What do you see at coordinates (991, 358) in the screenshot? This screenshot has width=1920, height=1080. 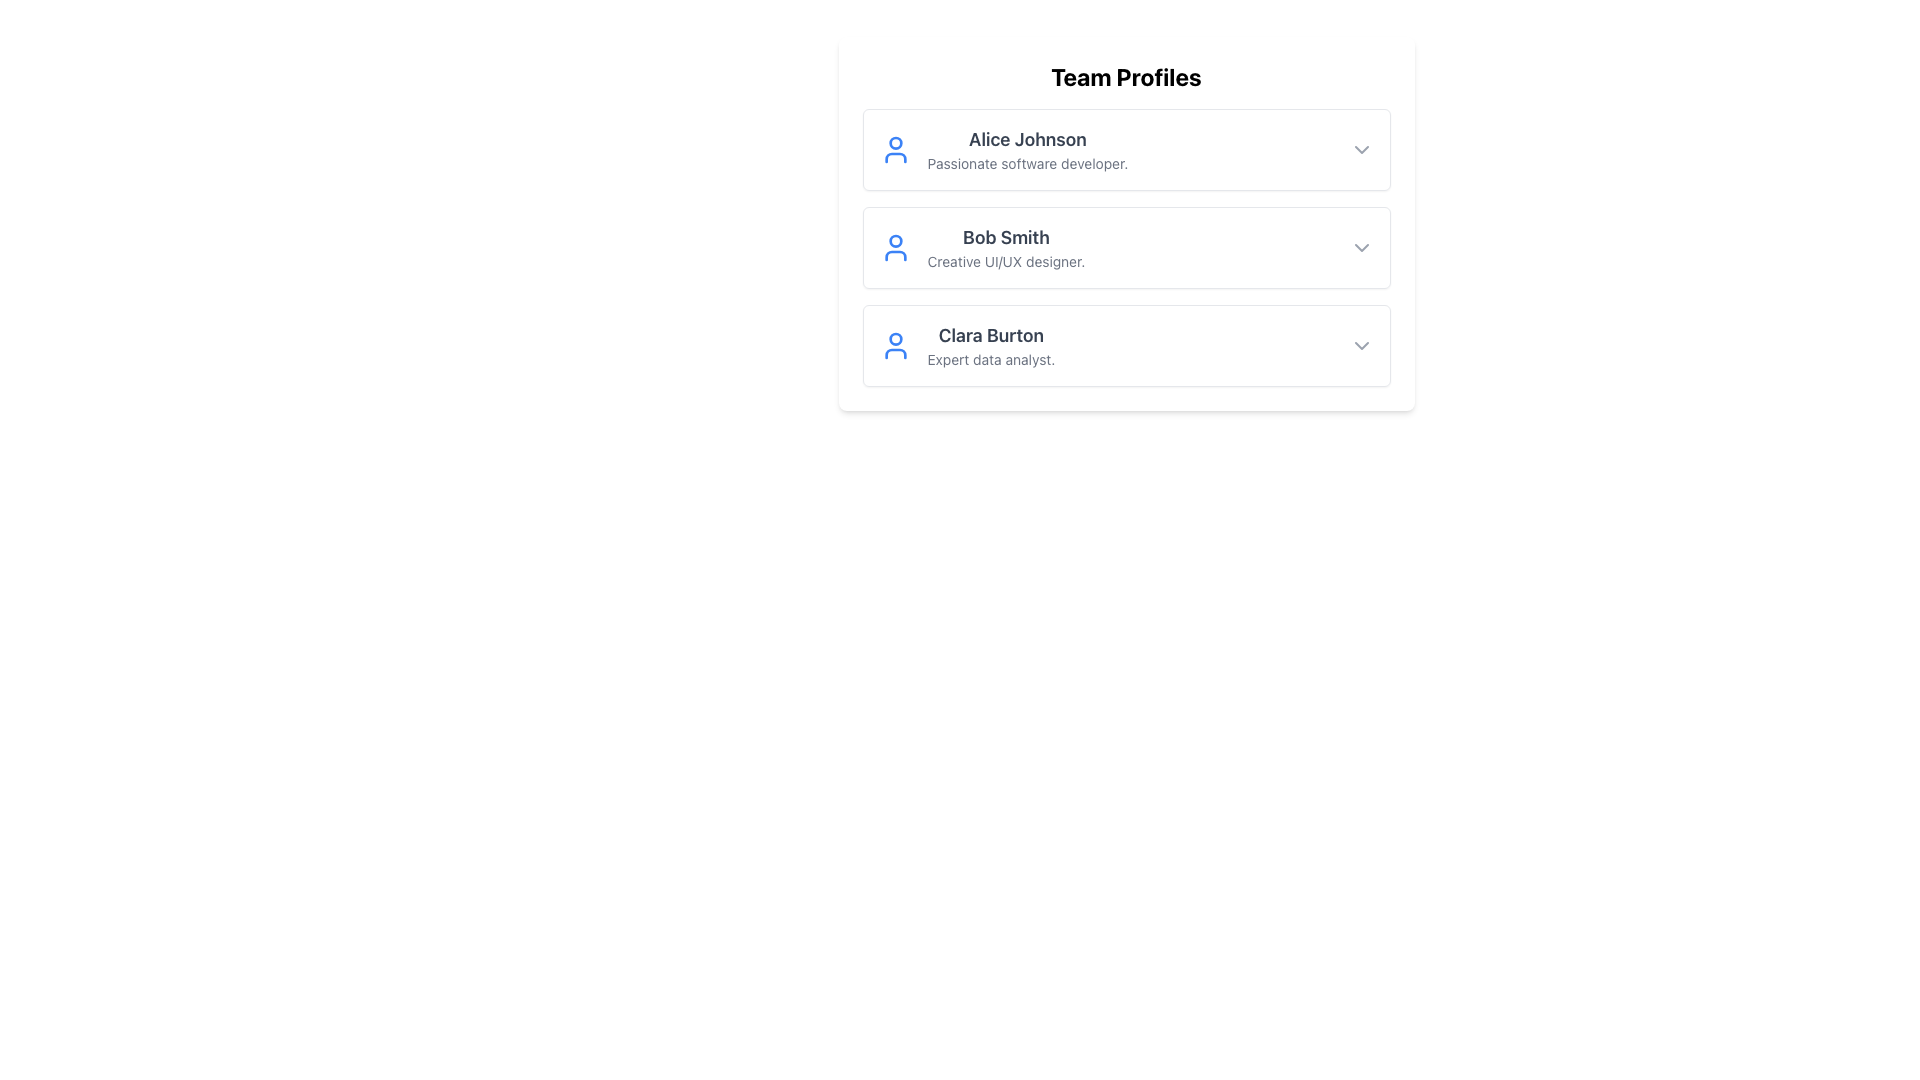 I see `the text label displaying 'Expert data analyst.' located beneath 'Clara Burton' in the 'Team Profiles' section` at bounding box center [991, 358].